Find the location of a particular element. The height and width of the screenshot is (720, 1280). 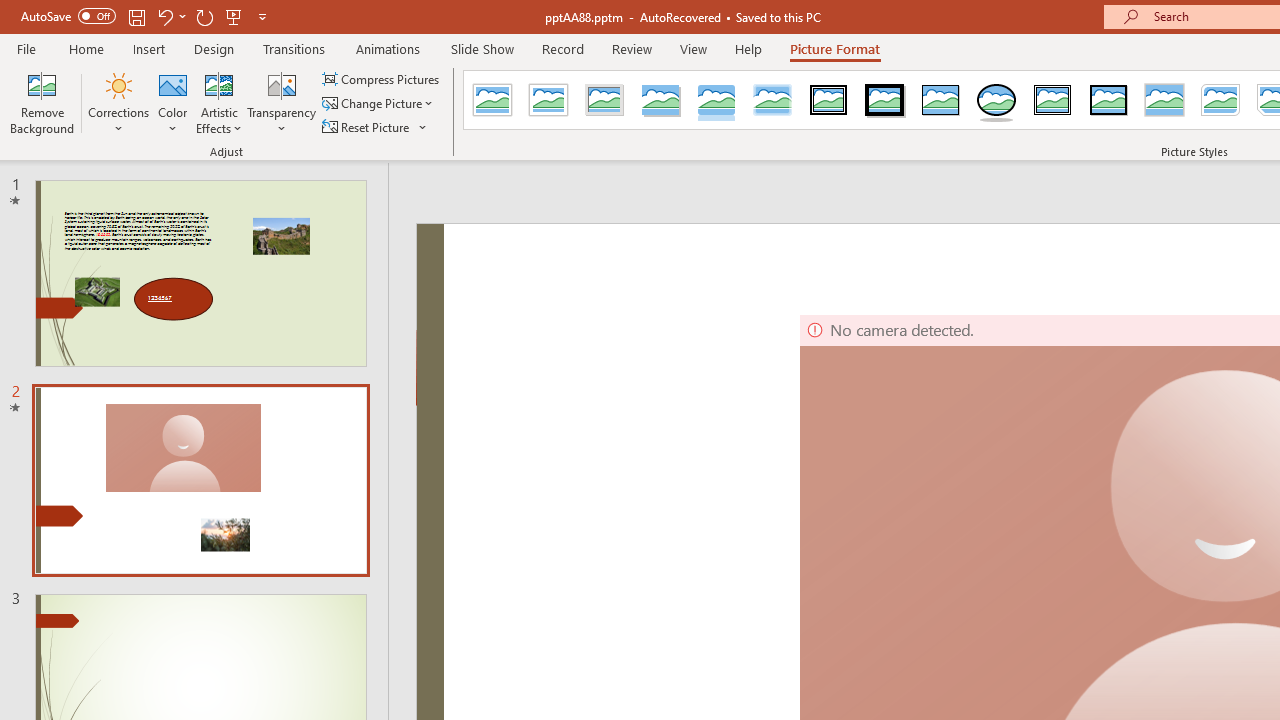

'Transparency' is located at coordinates (280, 103).